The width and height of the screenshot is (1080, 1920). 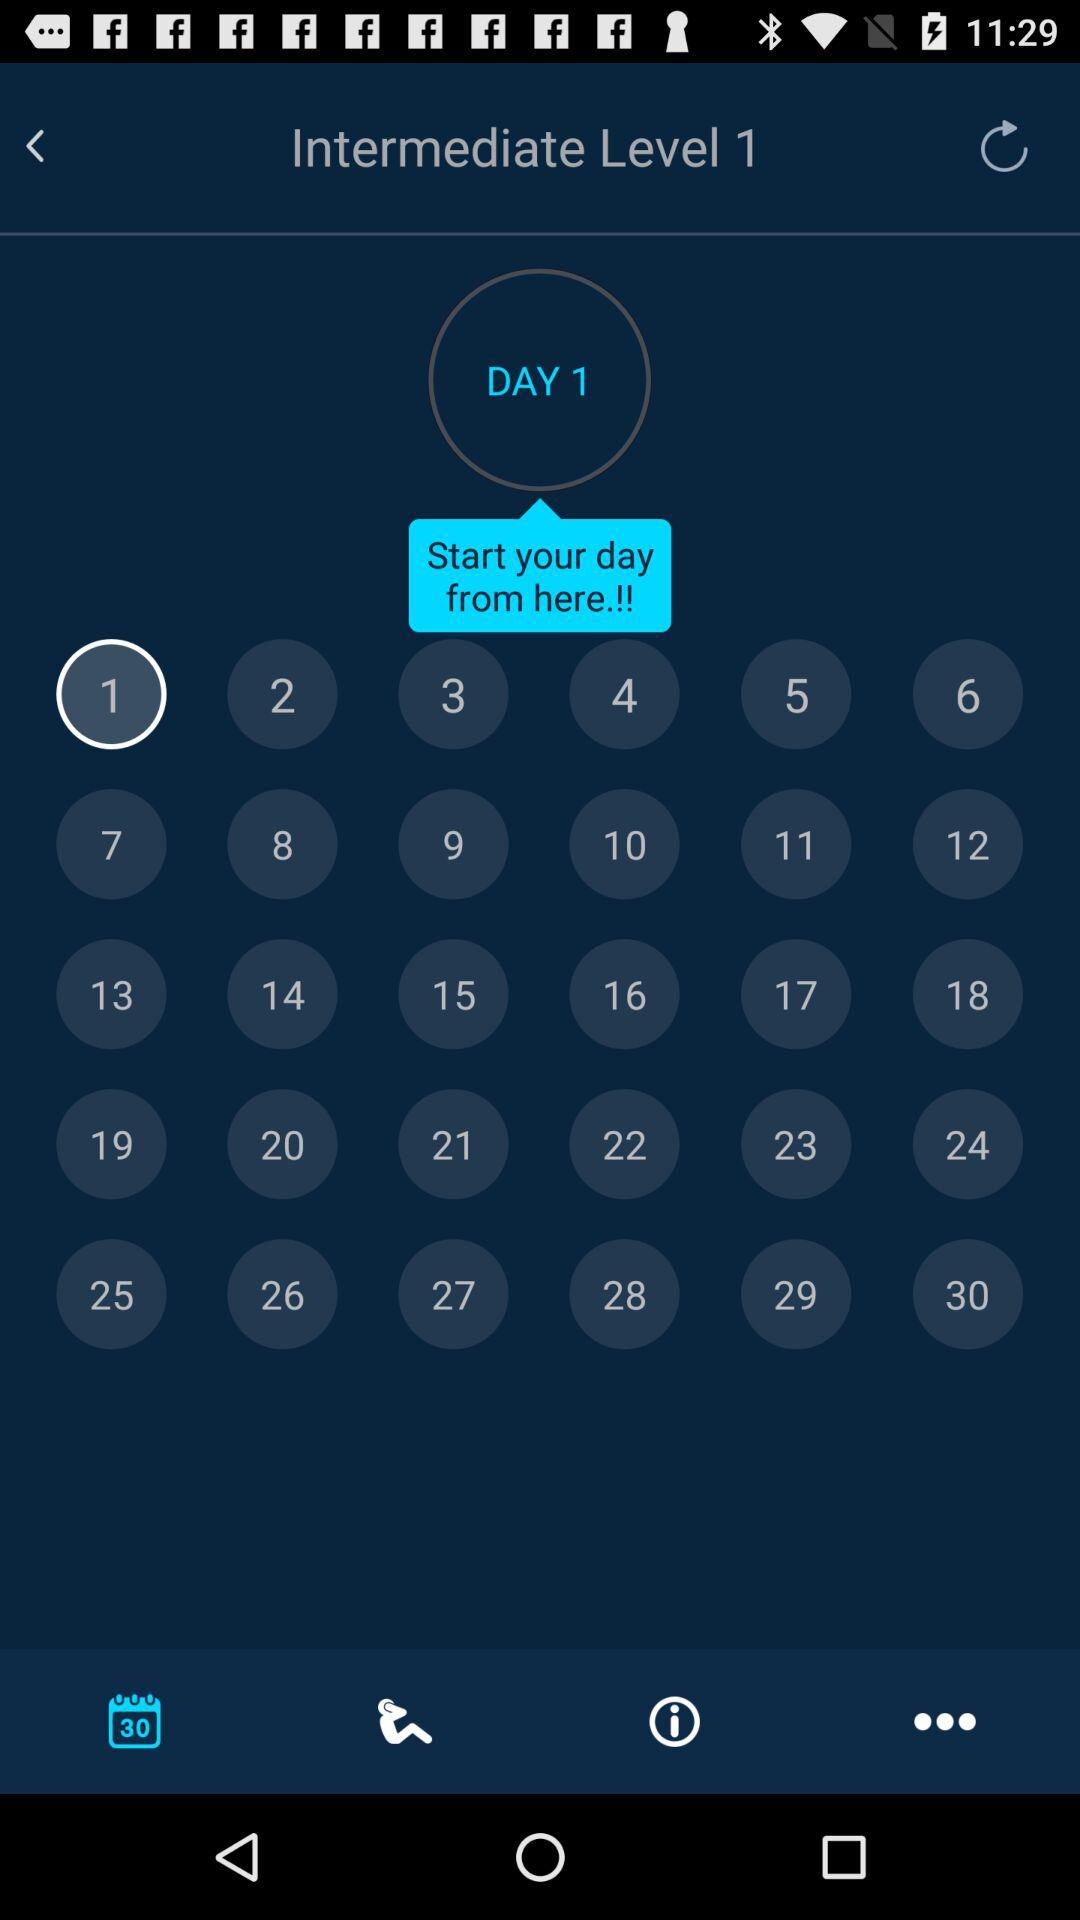 What do you see at coordinates (795, 902) in the screenshot?
I see `the sliders icon` at bounding box center [795, 902].